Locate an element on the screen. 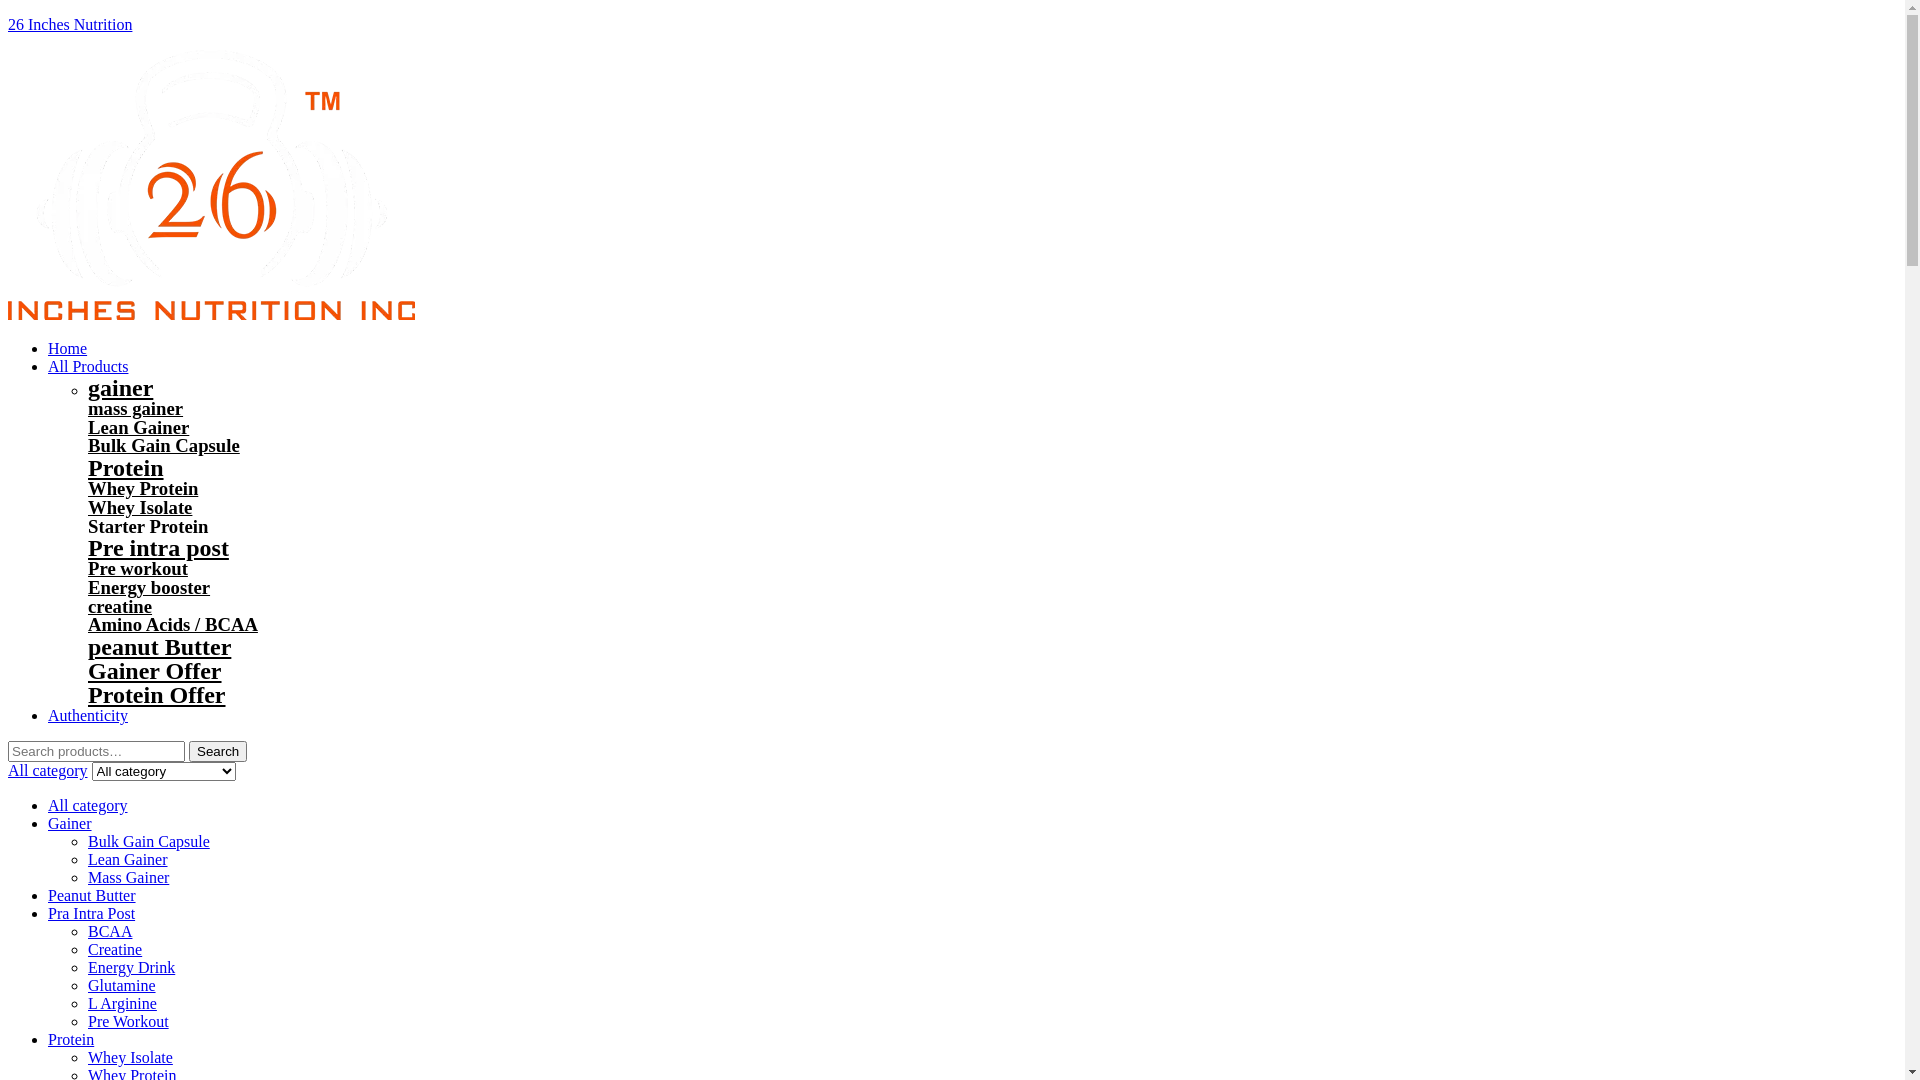 Image resolution: width=1920 pixels, height=1080 pixels. '26 Inches Nutrition' is located at coordinates (70, 24).